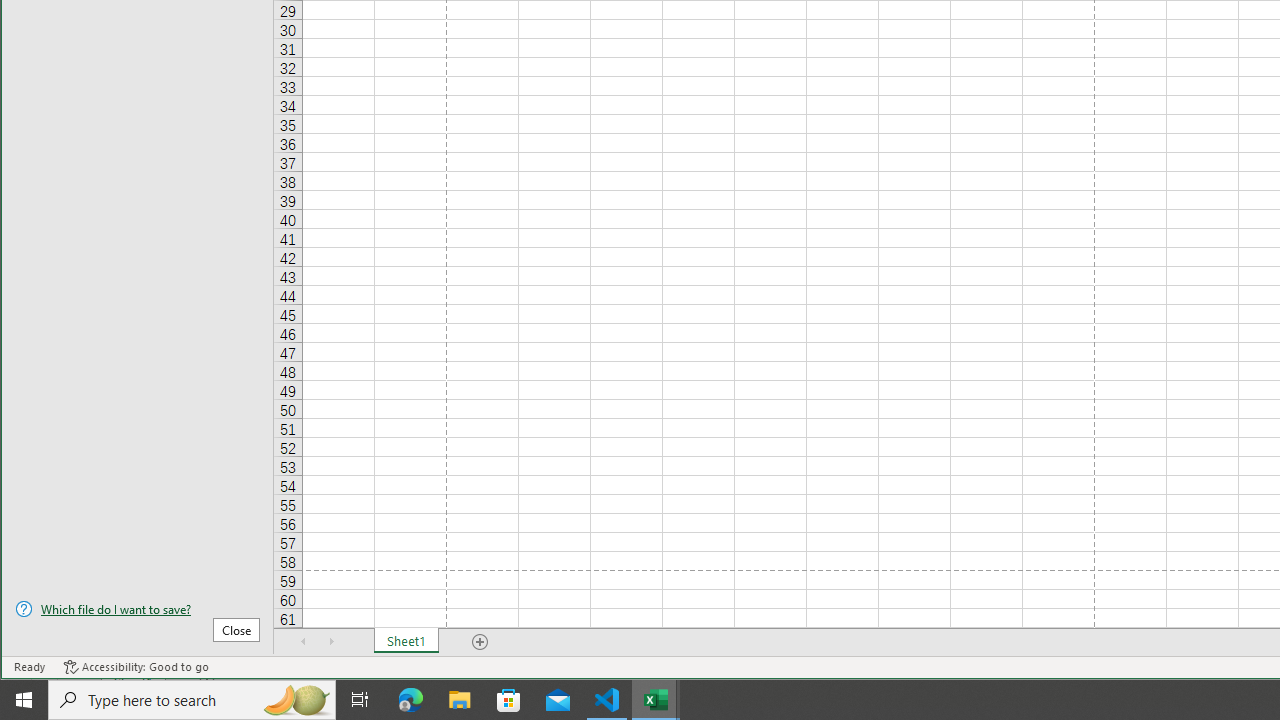  What do you see at coordinates (410, 698) in the screenshot?
I see `'Microsoft Edge'` at bounding box center [410, 698].